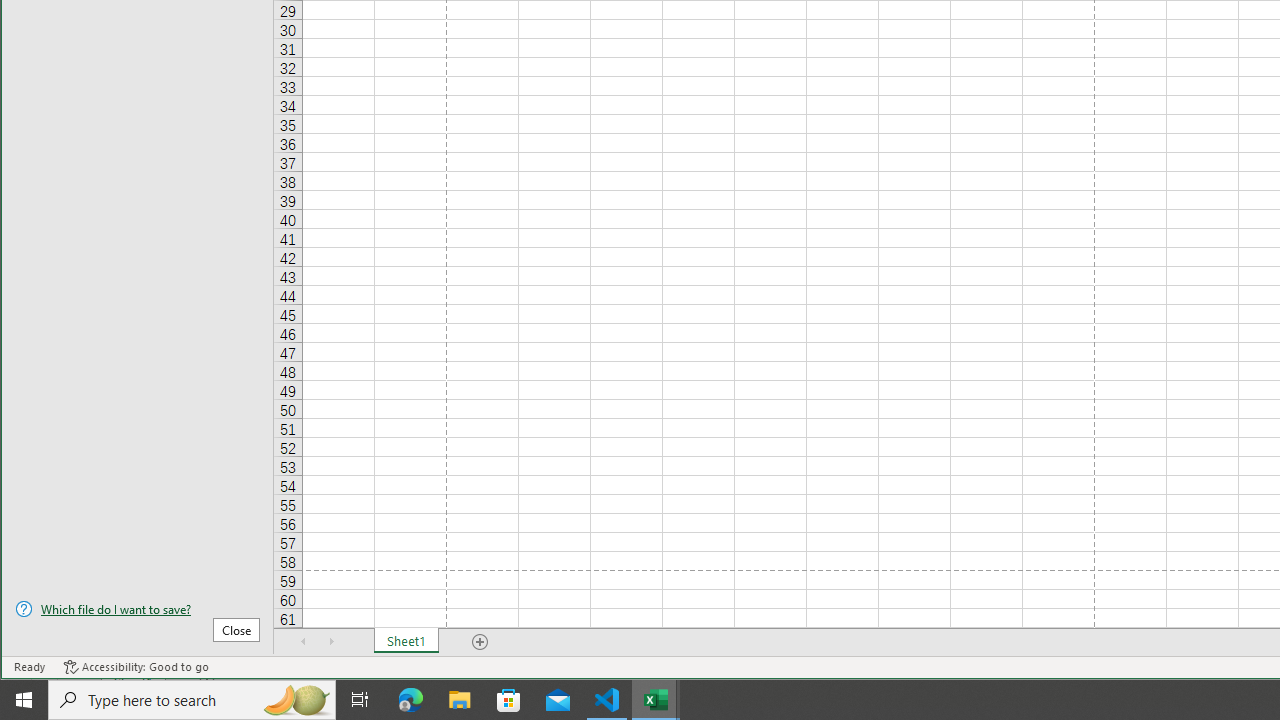  What do you see at coordinates (410, 698) in the screenshot?
I see `'Microsoft Edge'` at bounding box center [410, 698].